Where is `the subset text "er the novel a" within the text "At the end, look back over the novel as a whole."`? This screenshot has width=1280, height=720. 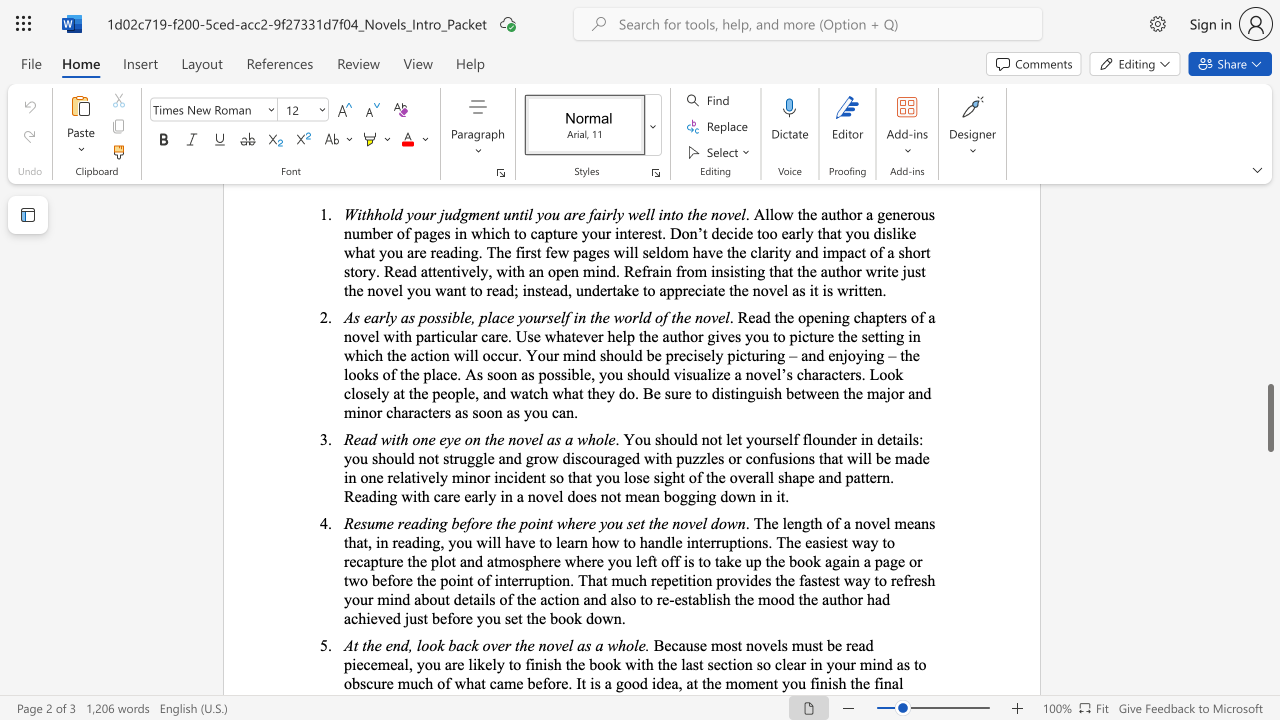
the subset text "er the novel a" within the text "At the end, look back over the novel as a whole." is located at coordinates (497, 645).